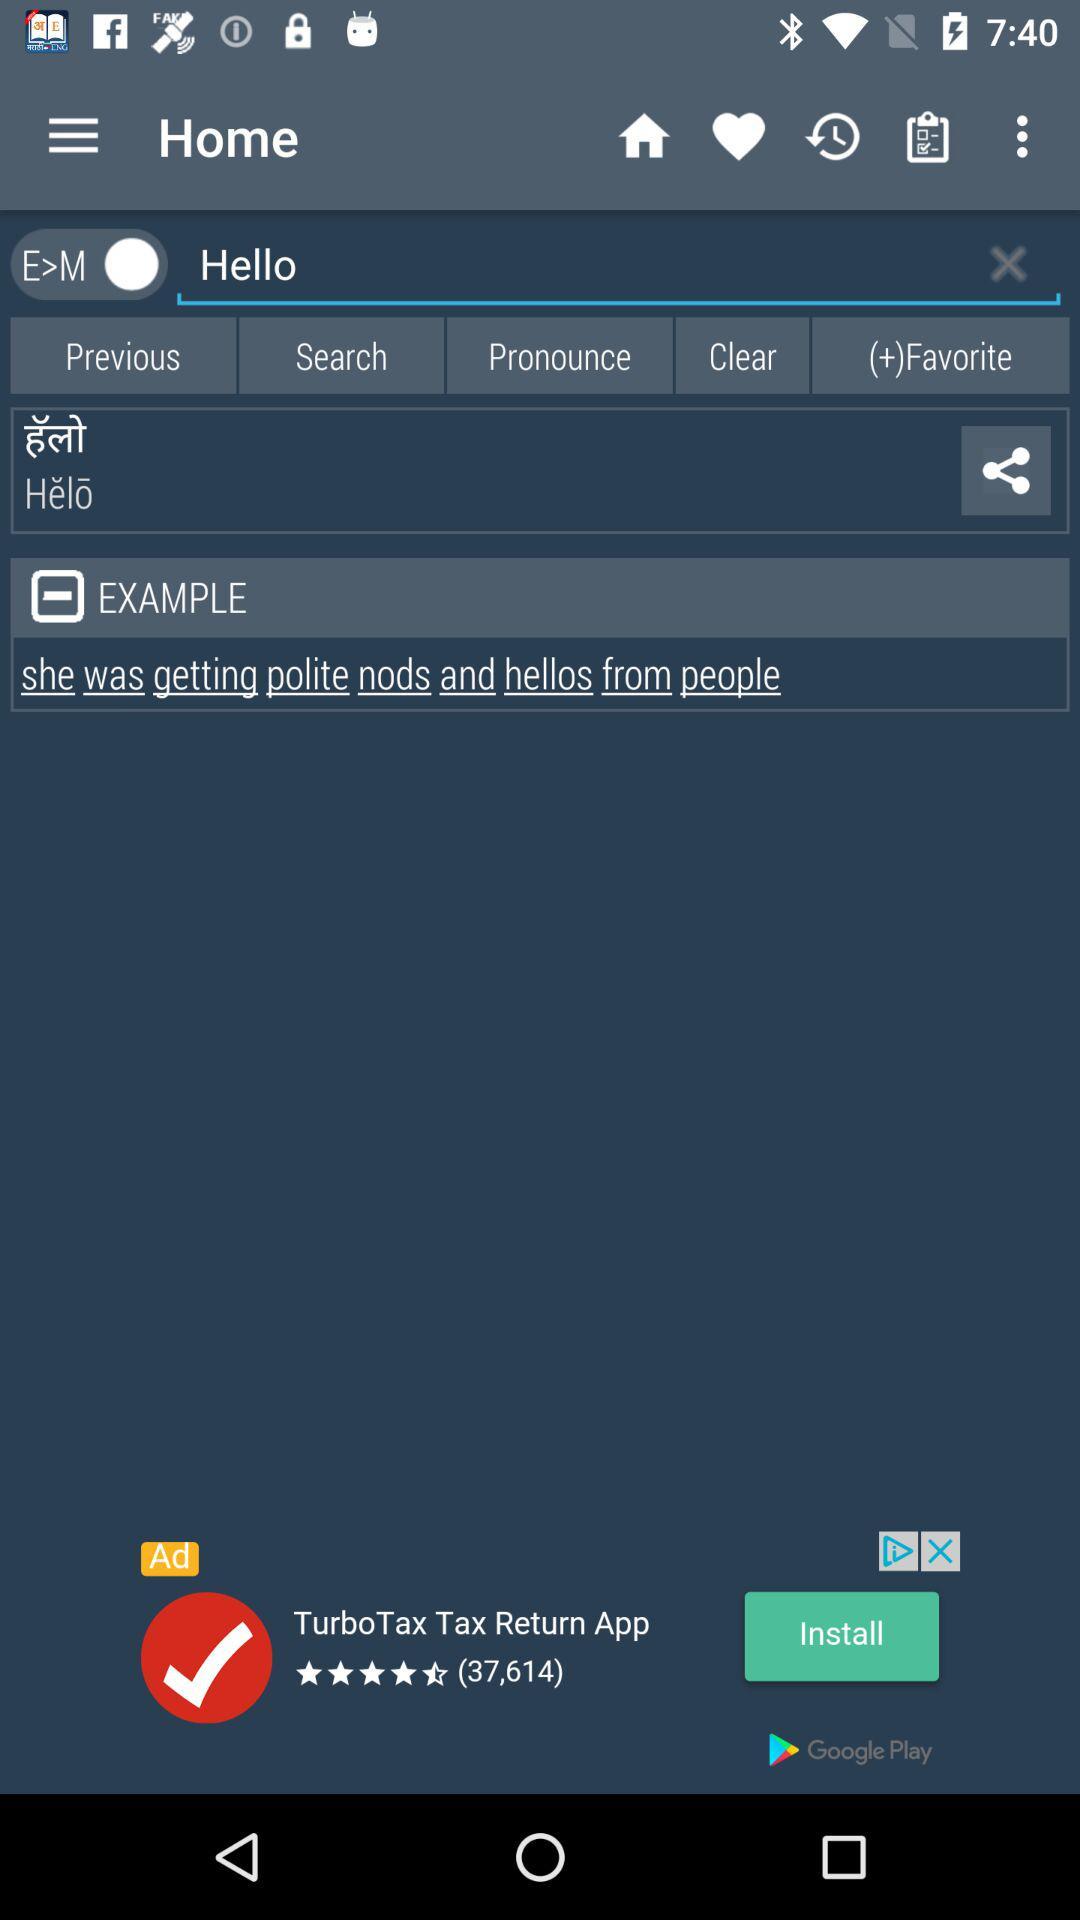 The image size is (1080, 1920). I want to click on the avatar icon, so click(132, 263).